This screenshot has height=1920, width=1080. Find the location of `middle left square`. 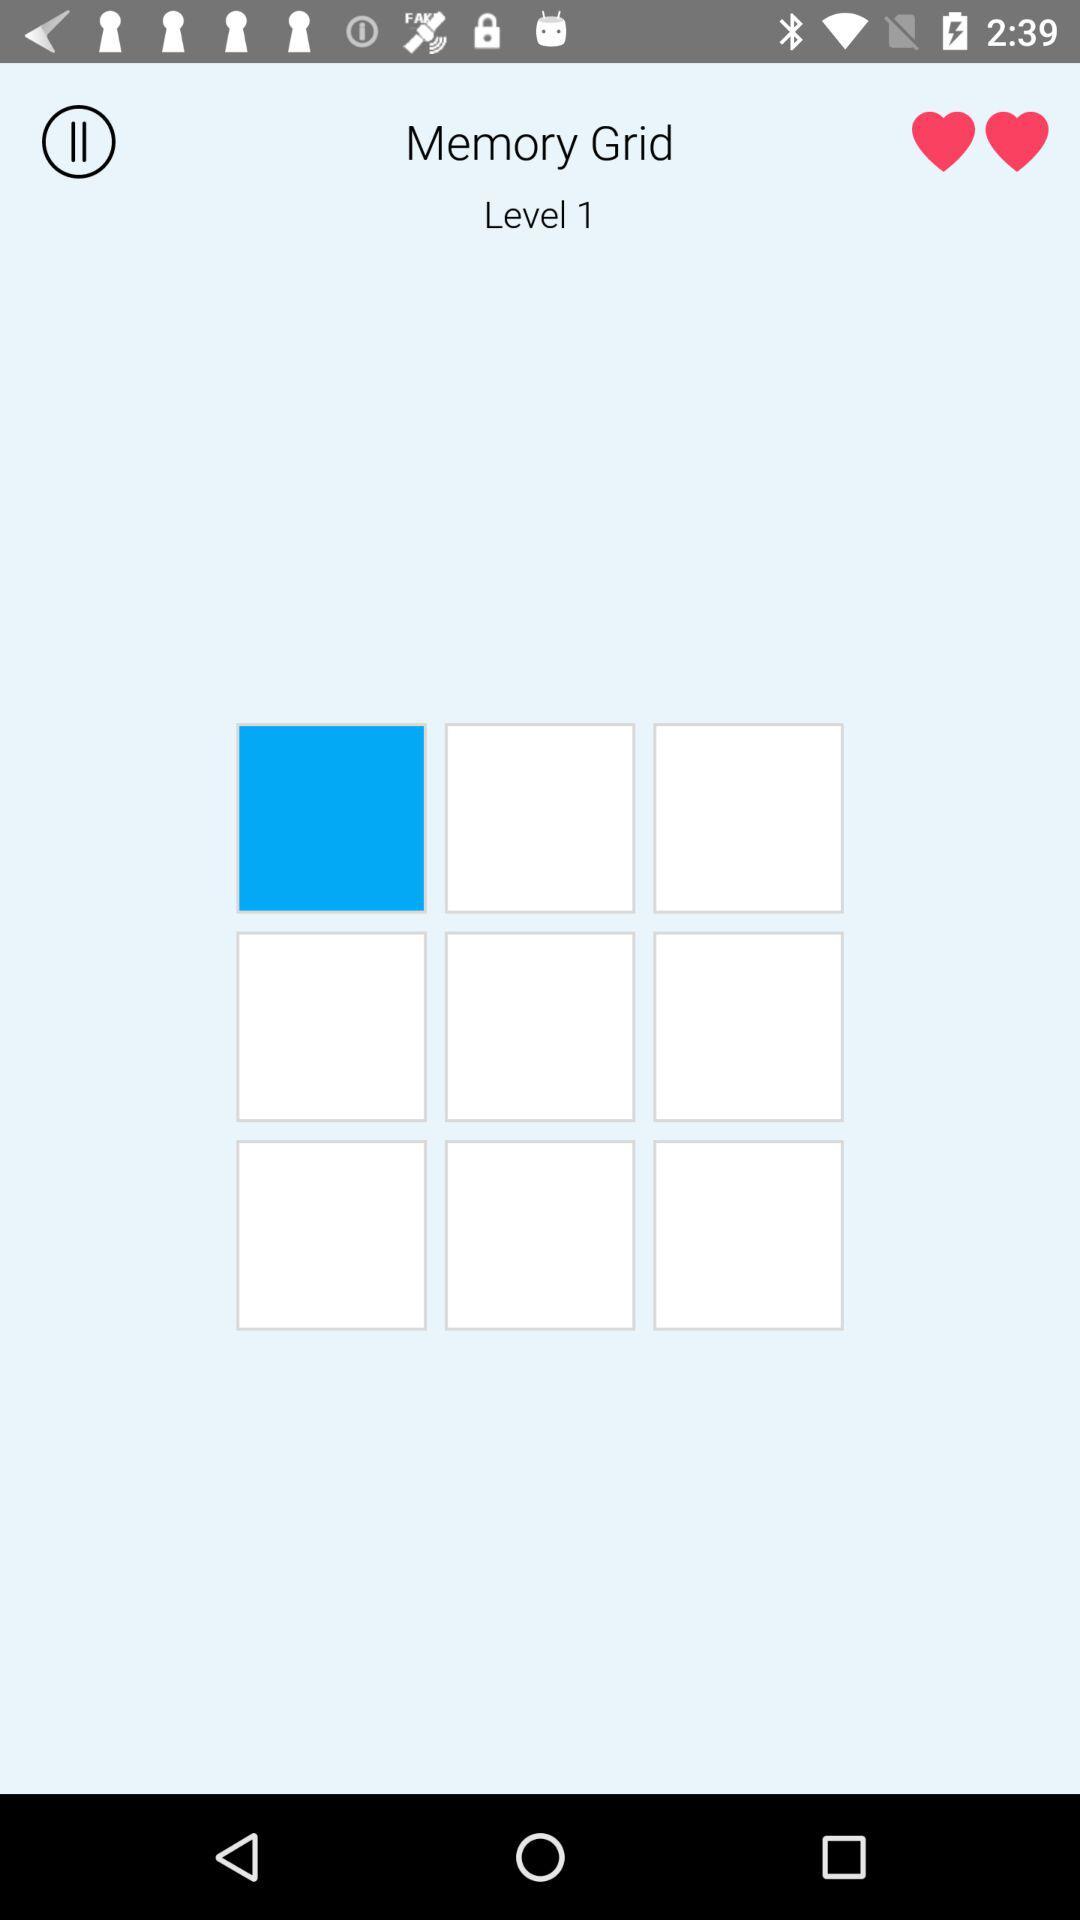

middle left square is located at coordinates (330, 1026).